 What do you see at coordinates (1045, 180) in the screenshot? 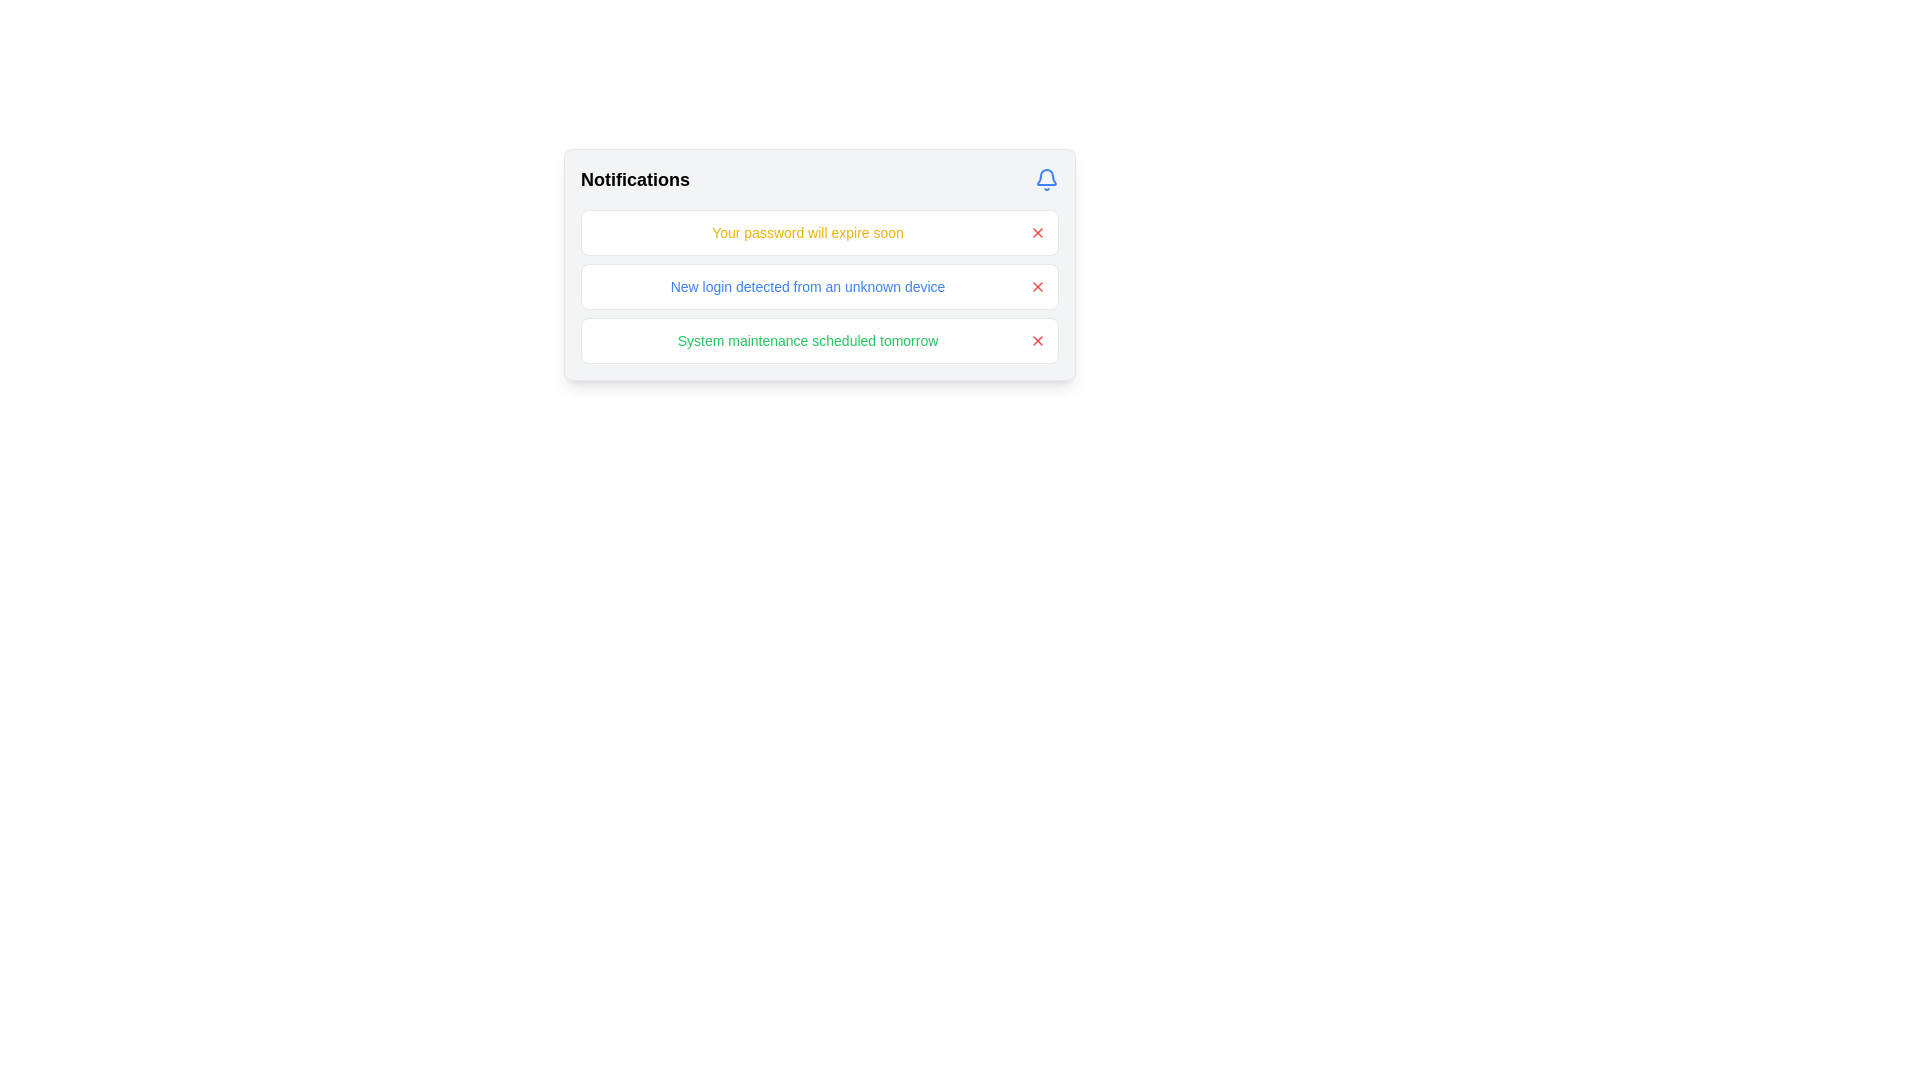
I see `the blue bell icon with a rounded outline located at the top-right of the notifications section, aligned with the 'Notifications' text` at bounding box center [1045, 180].